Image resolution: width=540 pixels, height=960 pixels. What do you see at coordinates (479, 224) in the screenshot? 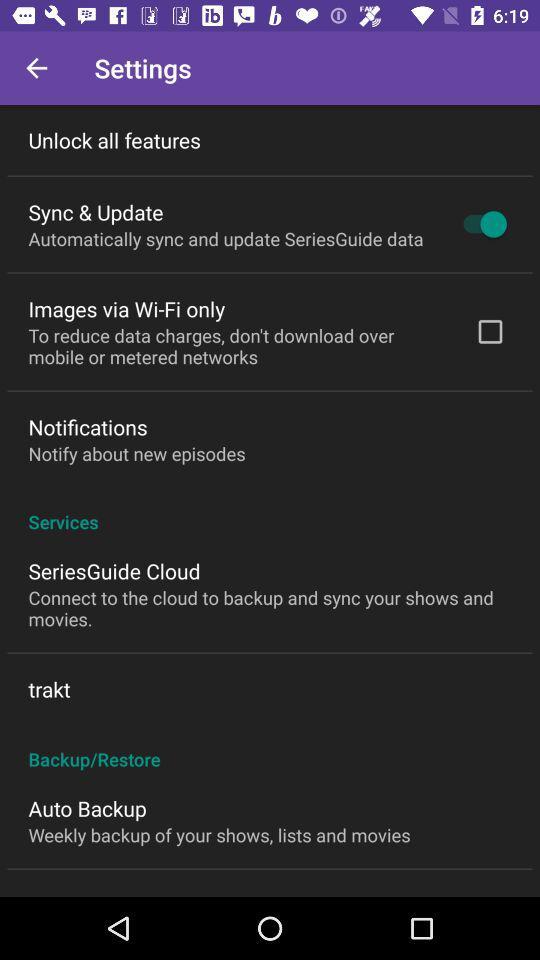
I see `item next to the automatically sync and item` at bounding box center [479, 224].